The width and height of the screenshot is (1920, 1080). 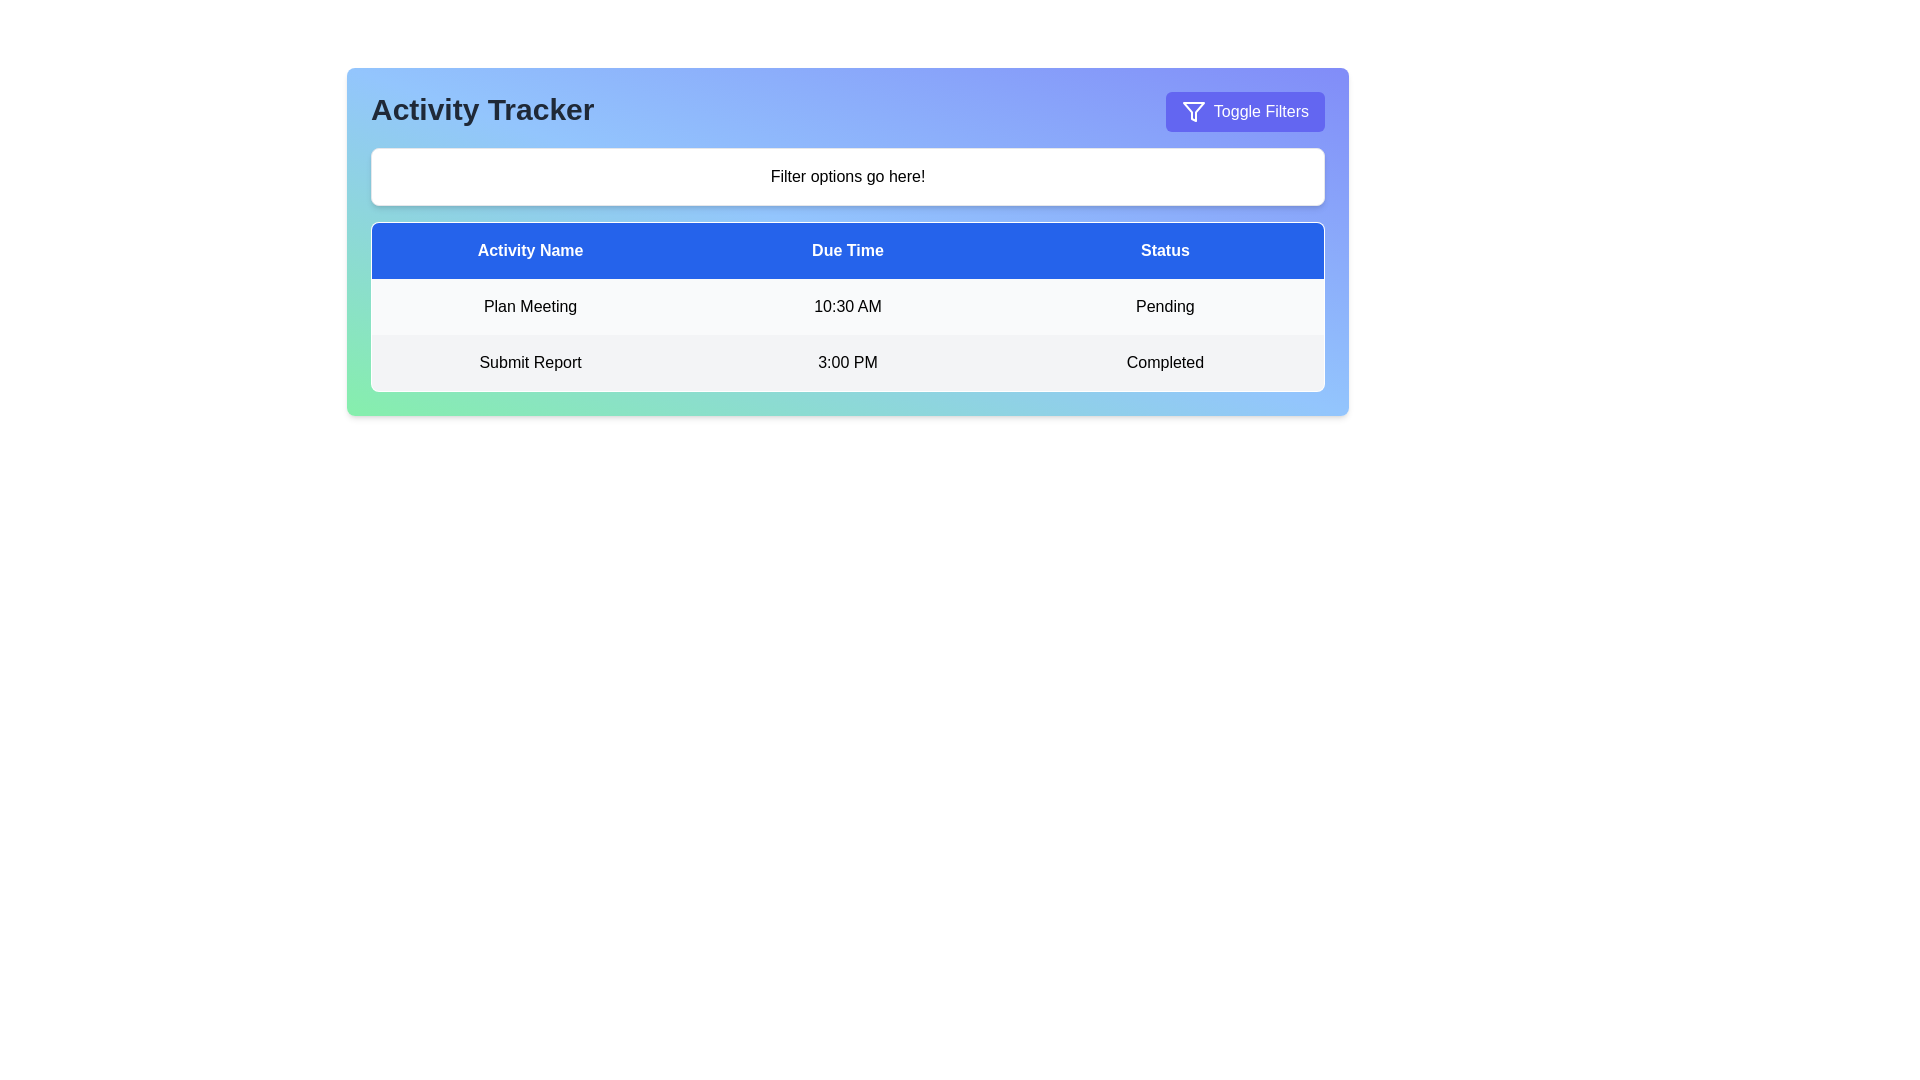 I want to click on the 'Toggle Filters' button that contains the decorative filter SVG icon located at the top-right corner of the interface, so click(x=1193, y=111).